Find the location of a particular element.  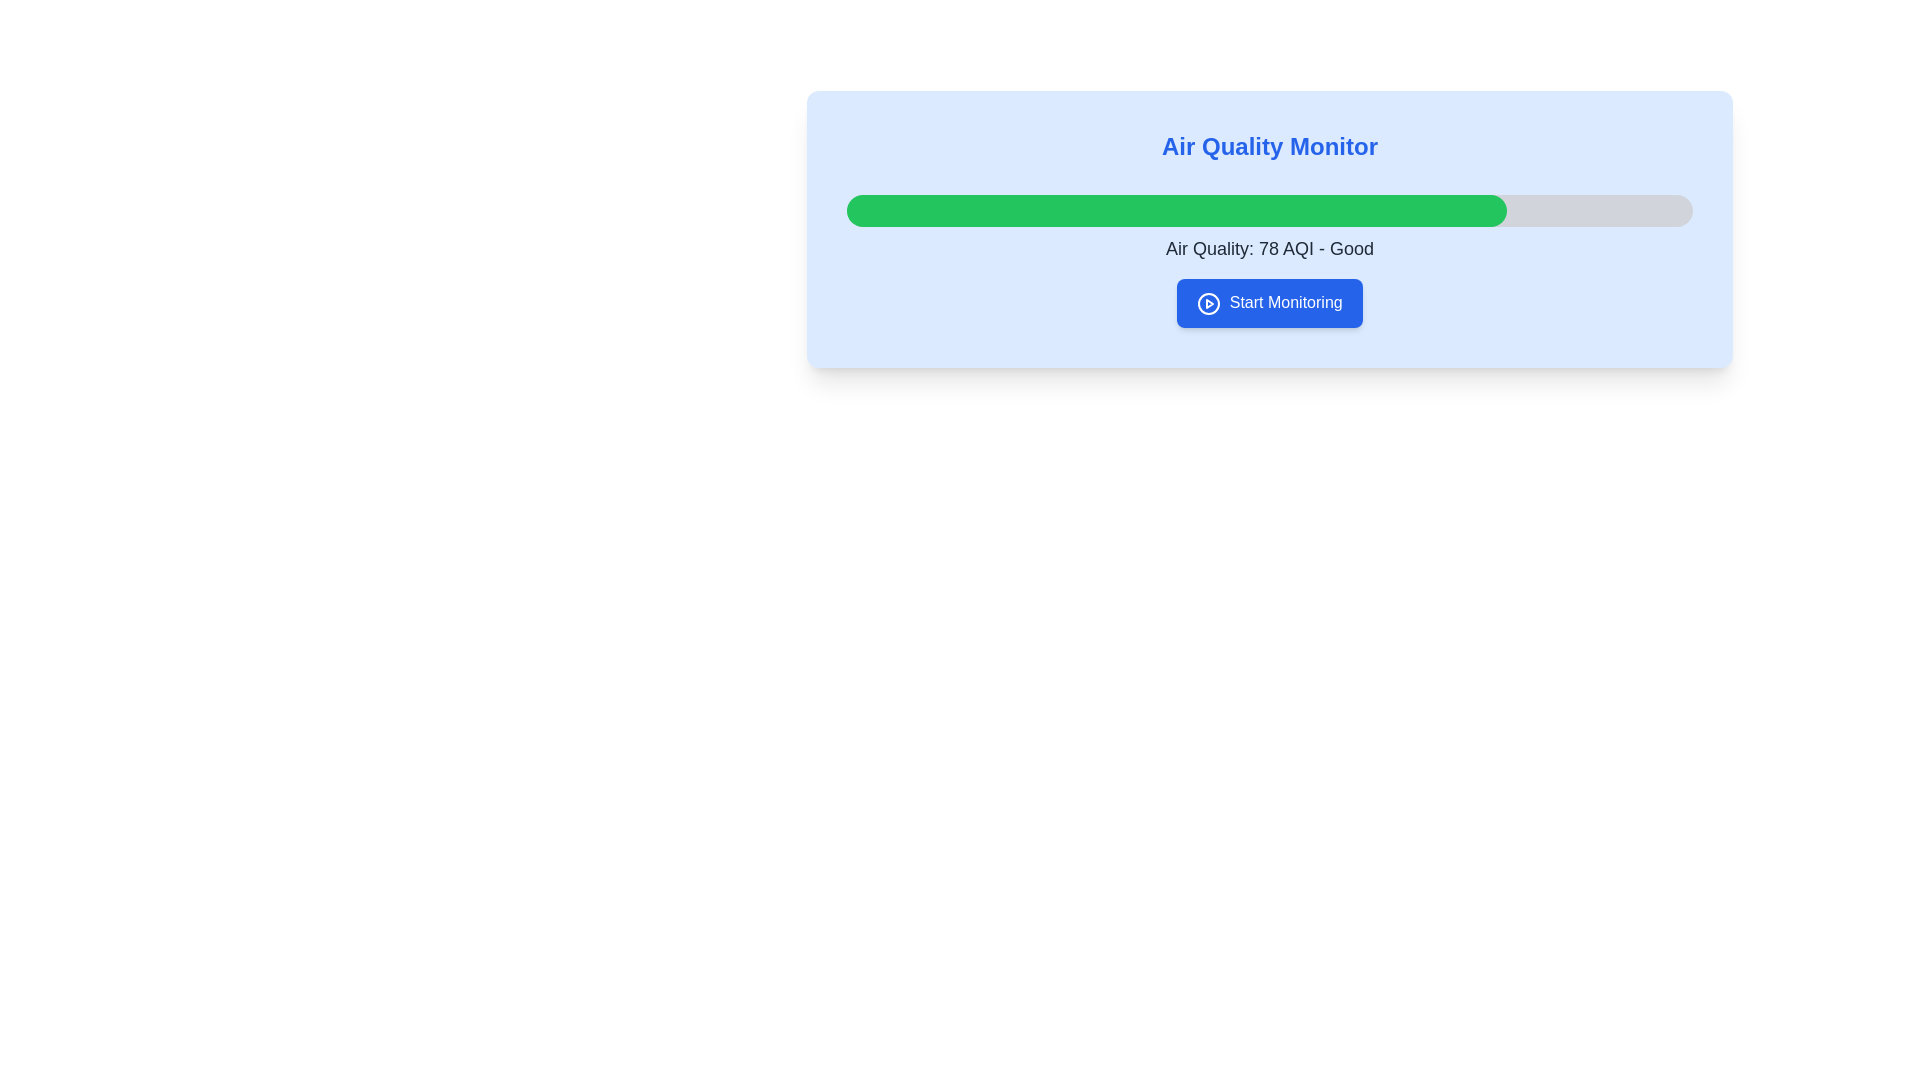

the Text Label that displays the air quality index (AQI) value and descriptor ('Good'), which is positioned below a green progress bar and above a 'Start Monitoring' button is located at coordinates (1269, 248).